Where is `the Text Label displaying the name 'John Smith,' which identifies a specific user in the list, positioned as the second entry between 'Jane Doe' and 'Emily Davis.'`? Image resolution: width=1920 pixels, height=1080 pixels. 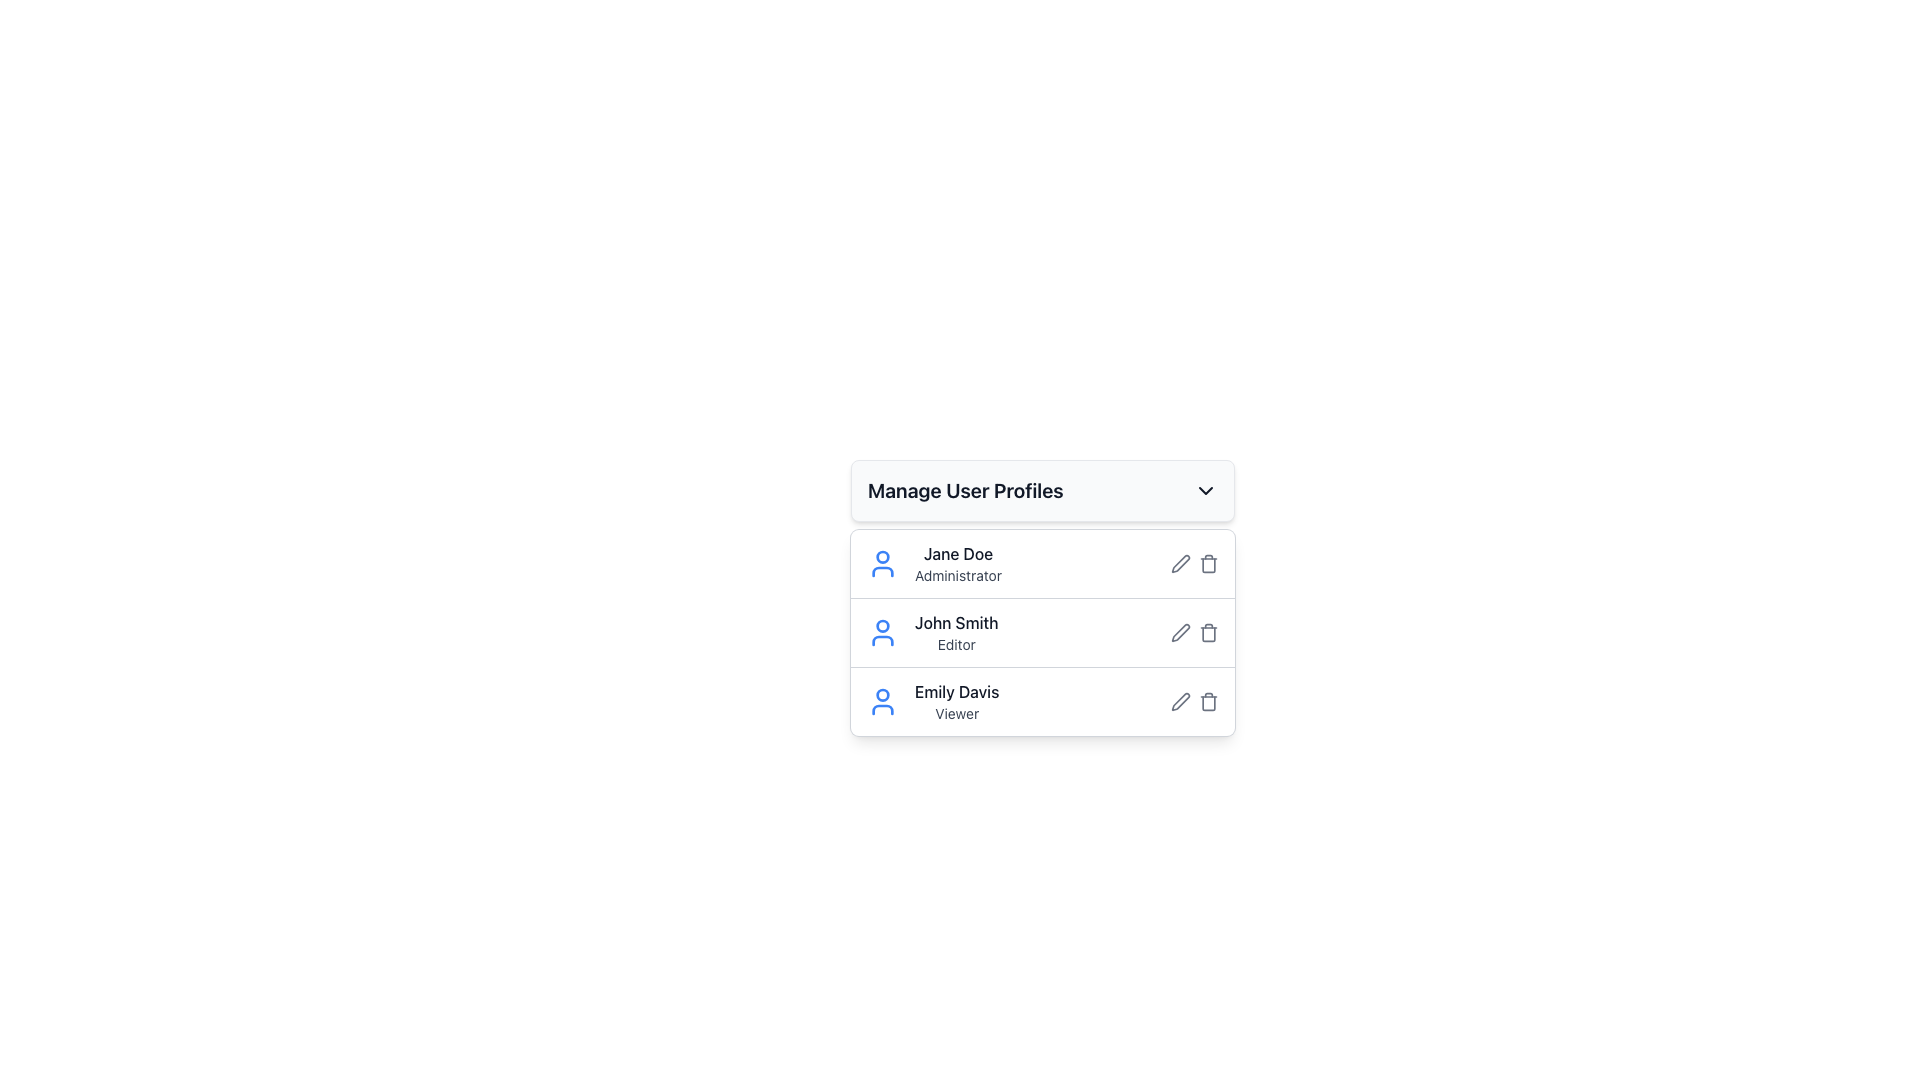 the Text Label displaying the name 'John Smith,' which identifies a specific user in the list, positioned as the second entry between 'Jane Doe' and 'Emily Davis.' is located at coordinates (955, 622).